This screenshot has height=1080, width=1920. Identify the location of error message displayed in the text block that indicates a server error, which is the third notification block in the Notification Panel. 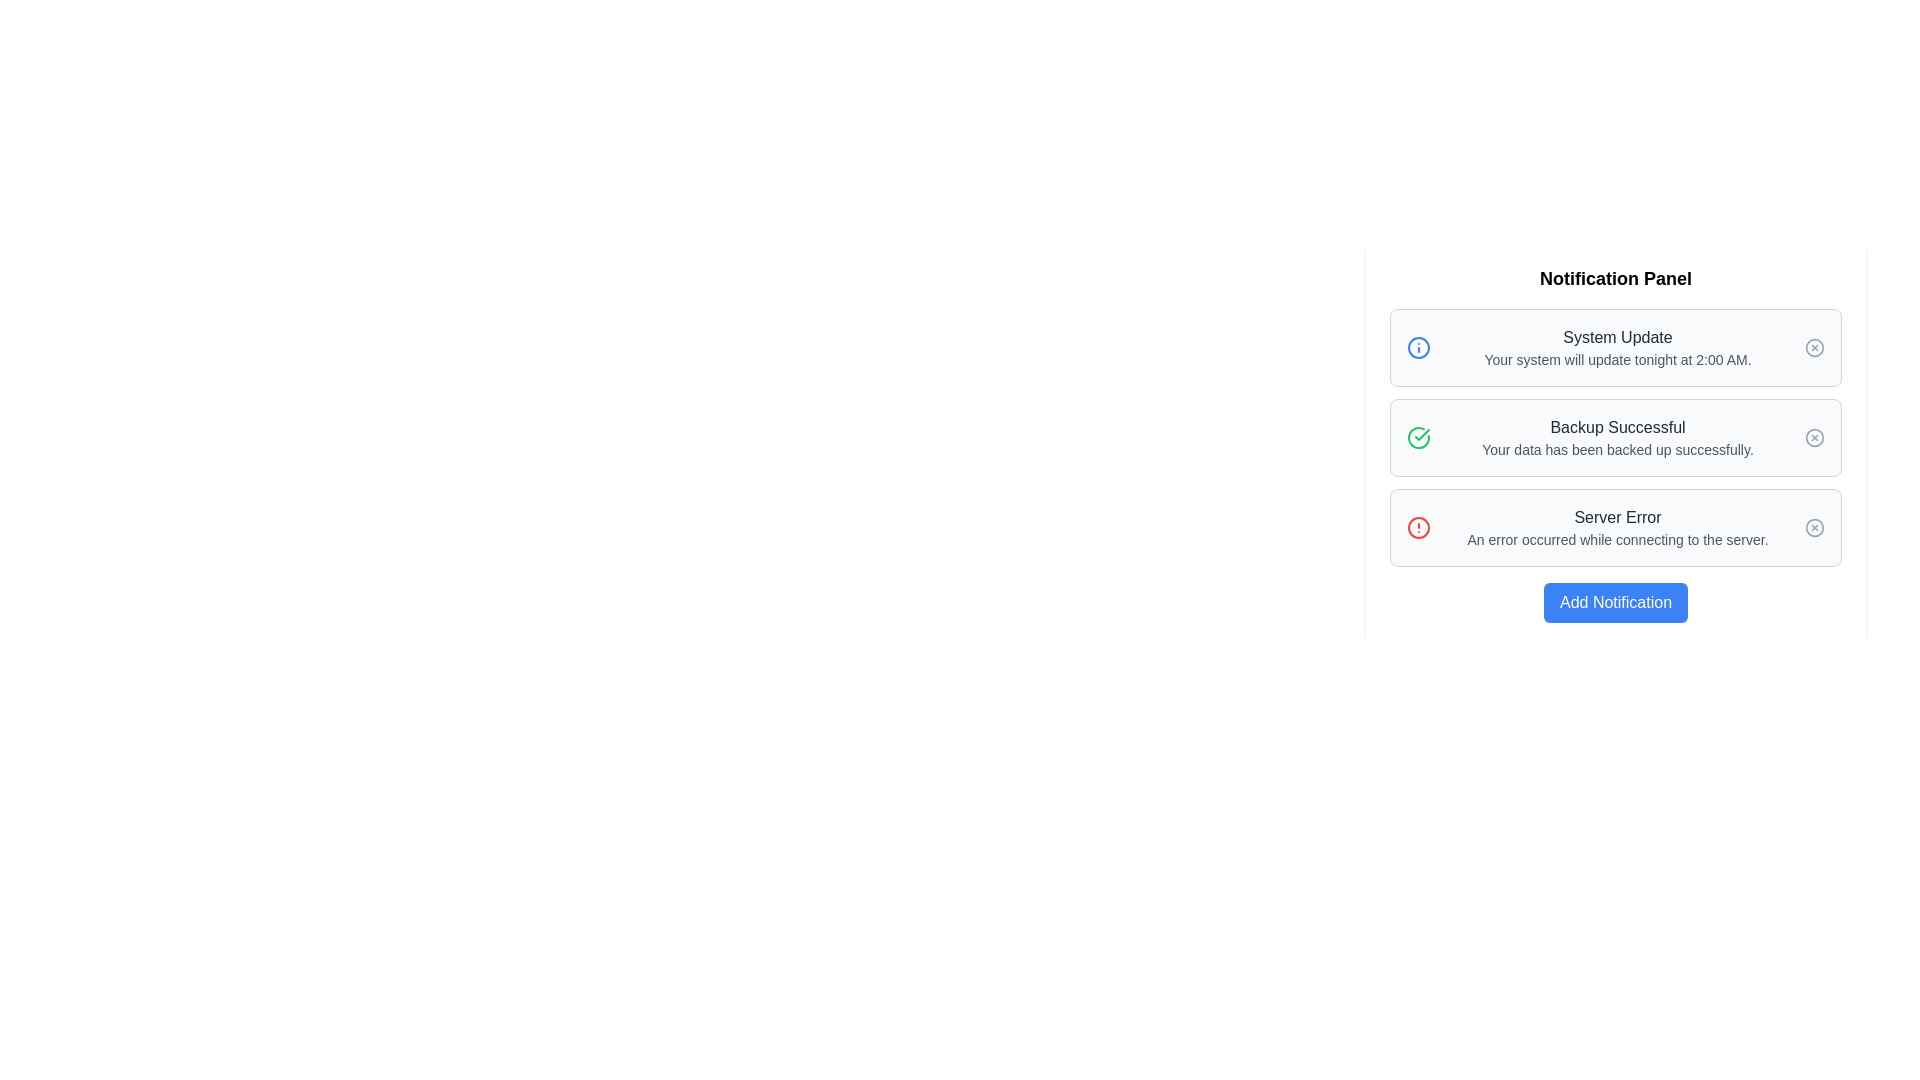
(1617, 527).